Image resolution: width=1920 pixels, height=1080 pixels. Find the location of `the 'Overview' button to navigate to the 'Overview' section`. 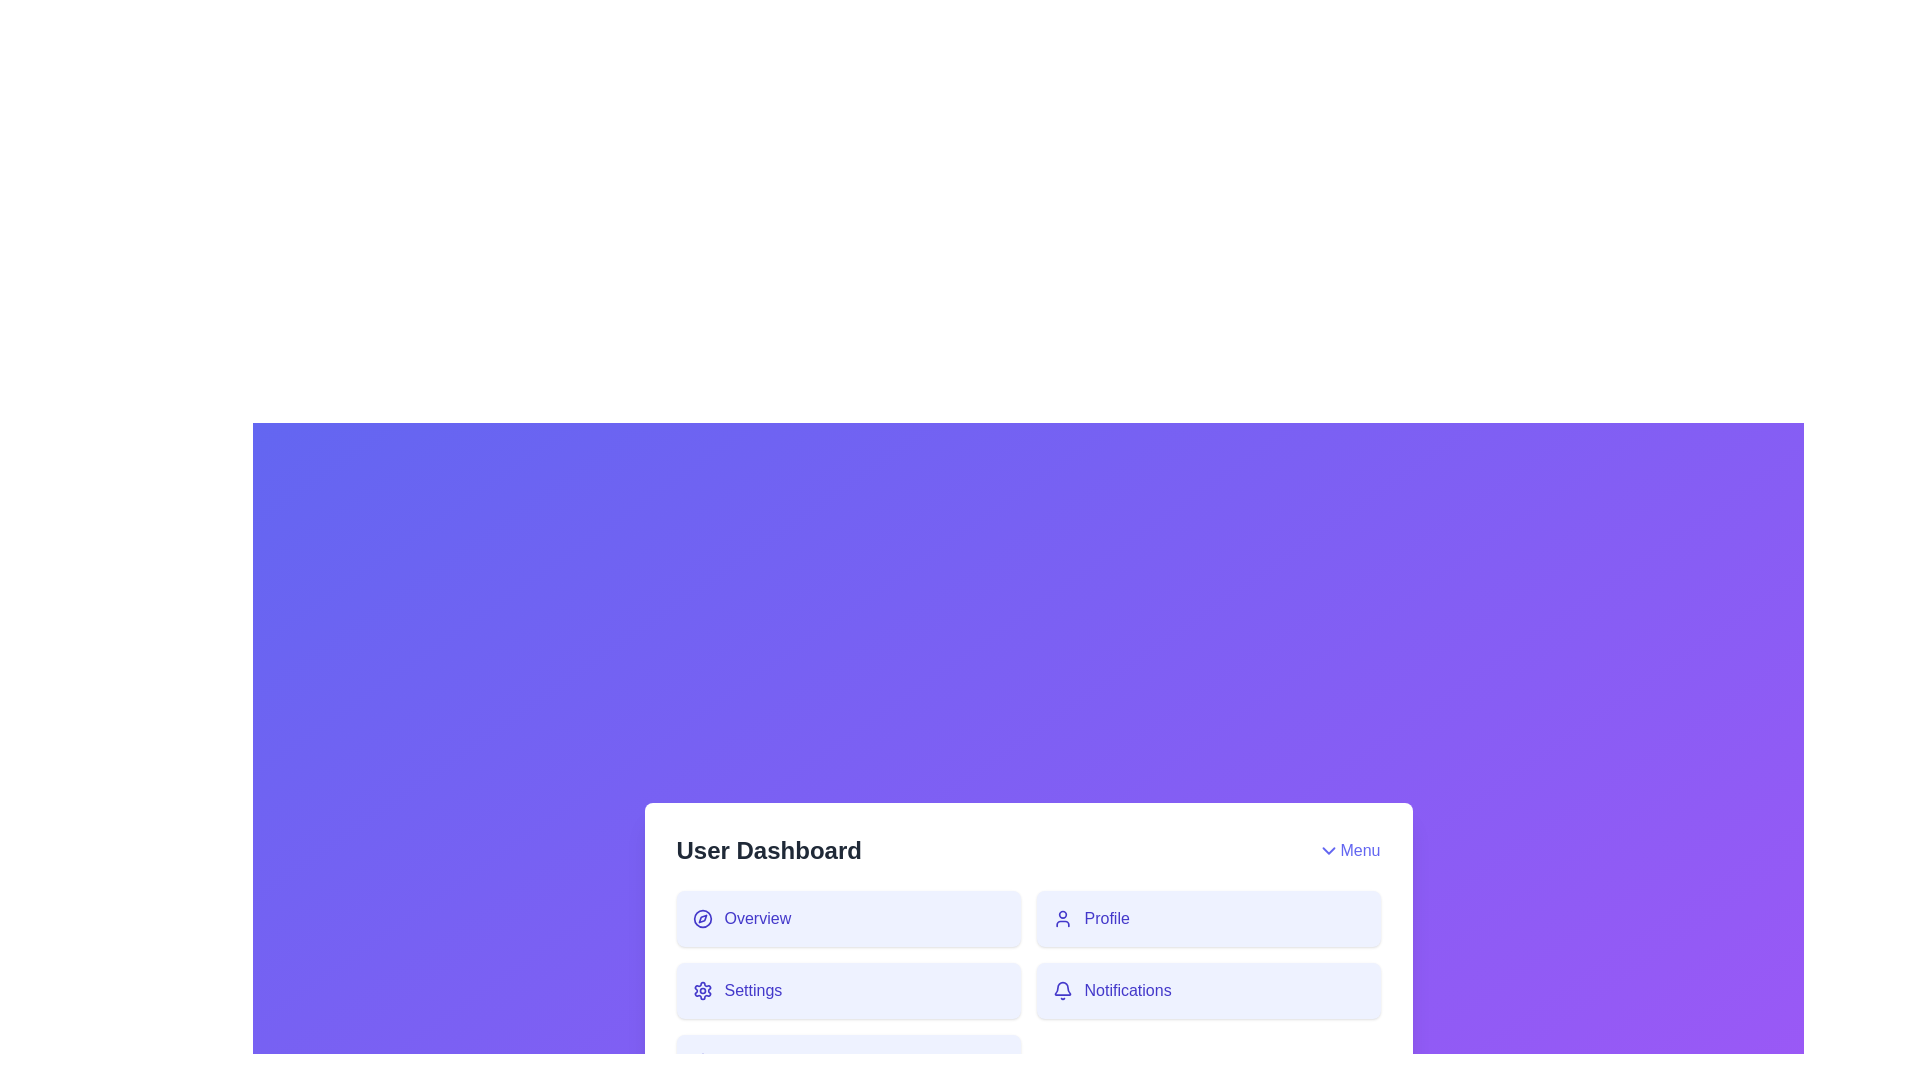

the 'Overview' button to navigate to the 'Overview' section is located at coordinates (848, 918).